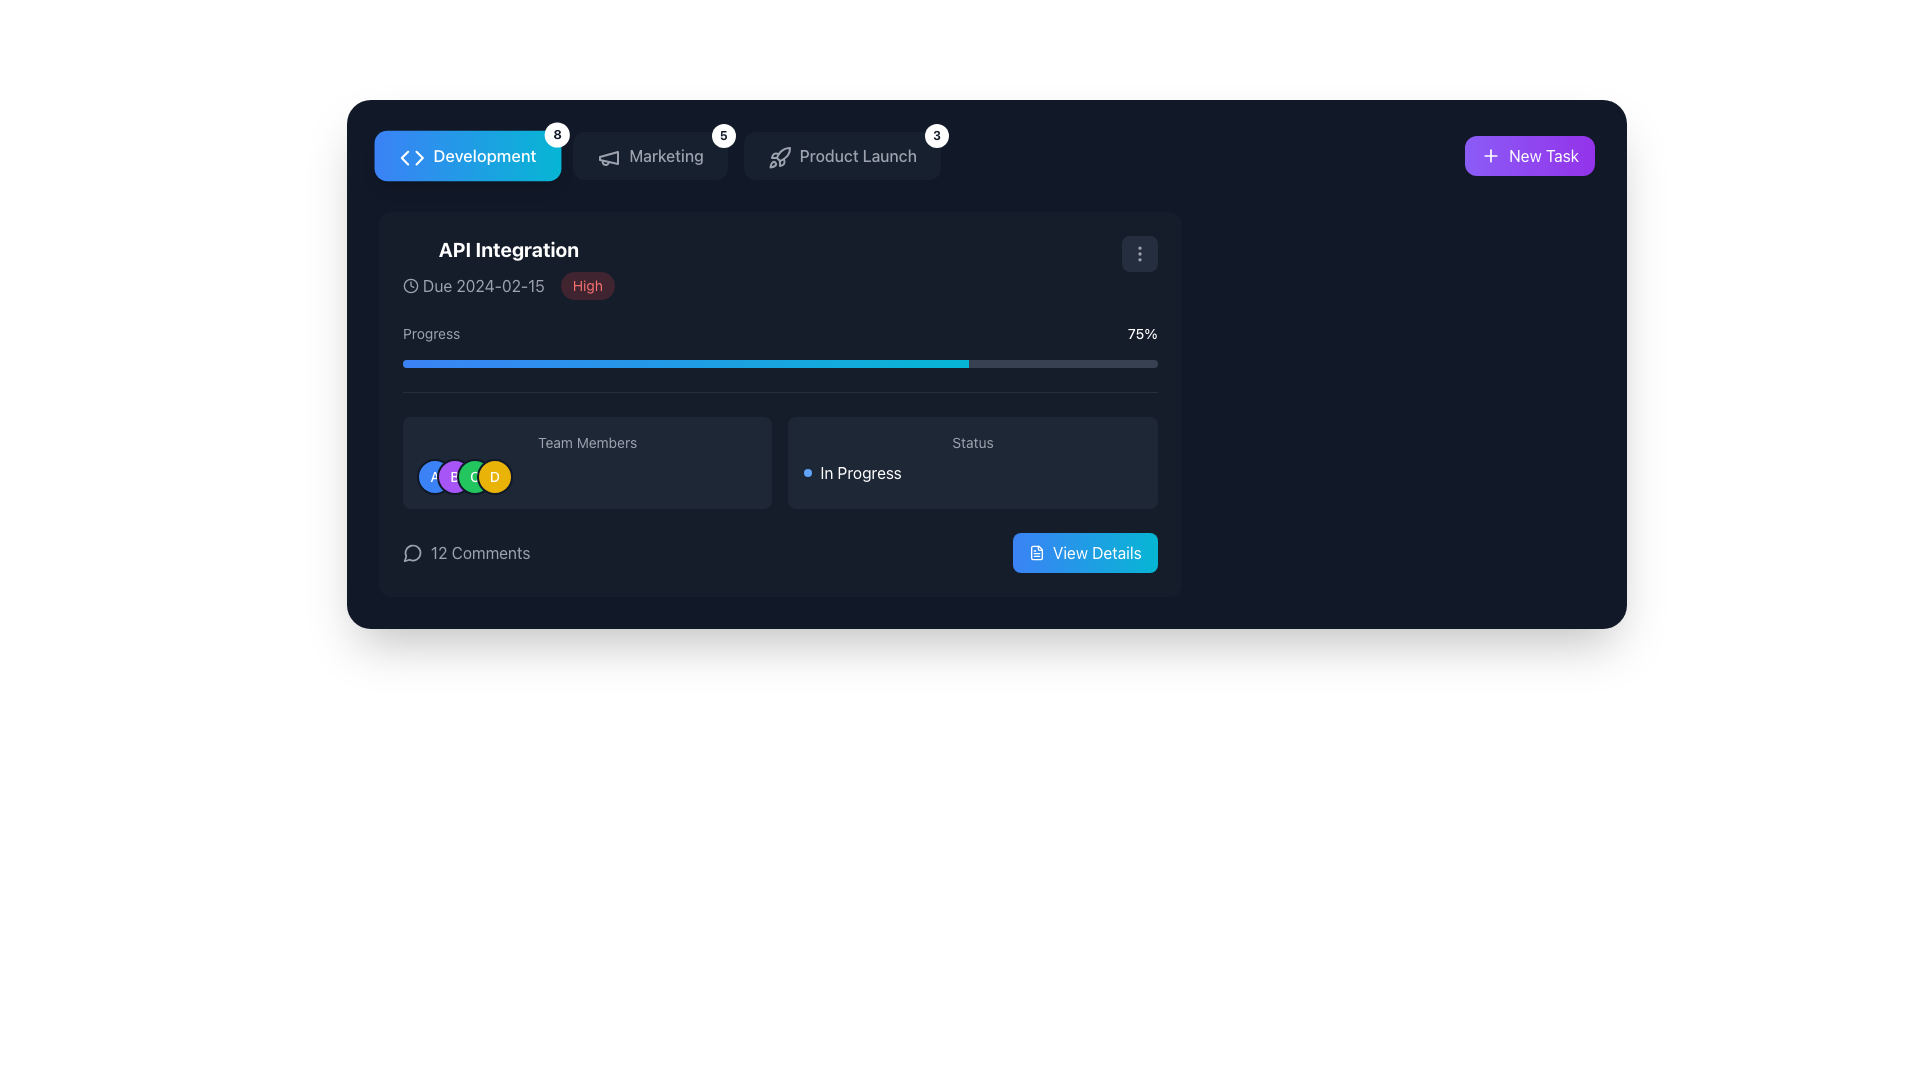 The image size is (1920, 1080). Describe the element at coordinates (935, 135) in the screenshot. I see `the notification badge in the top-right corner of the 'Product Launch' button to gather information about item counts or updates` at that location.